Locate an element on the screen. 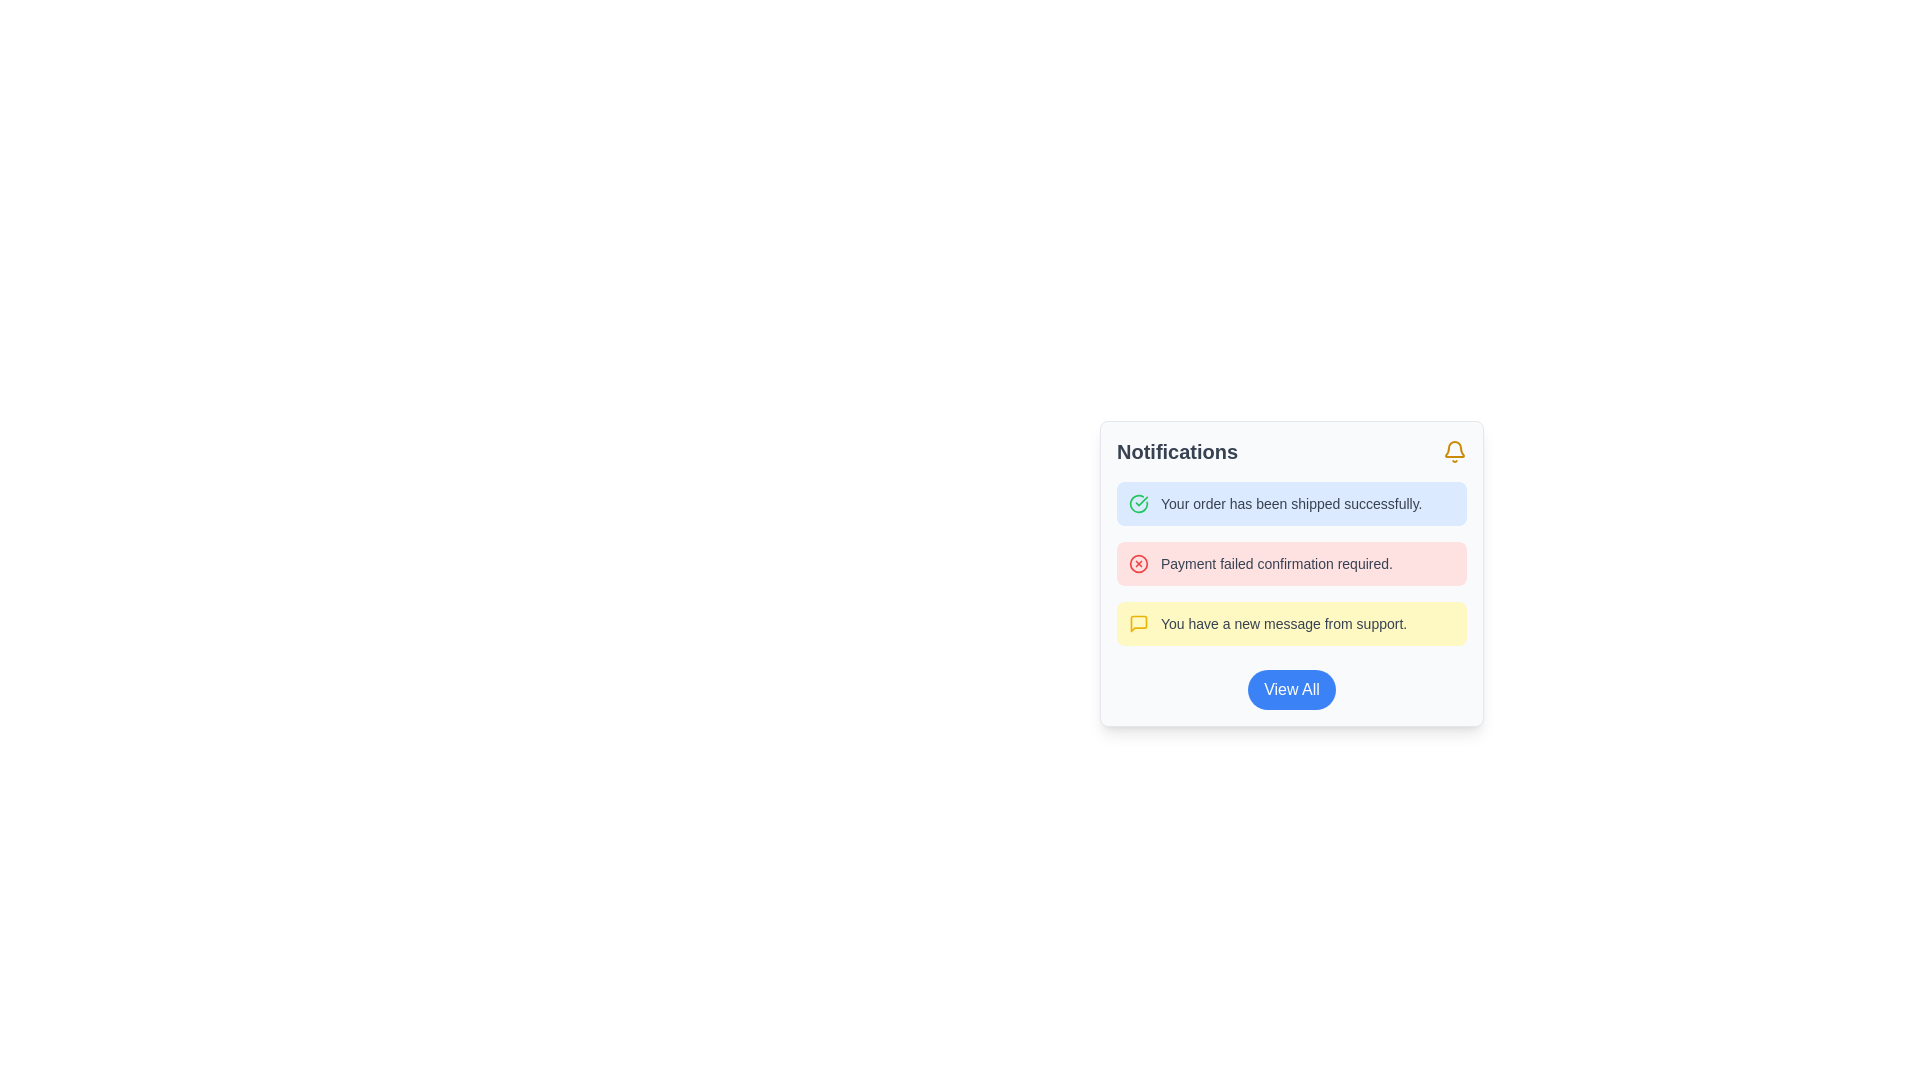  the hollow bell-shaped icon outlined in yellow, located in the top-right corner of the notification panel next to the 'Notifications' title is located at coordinates (1454, 448).